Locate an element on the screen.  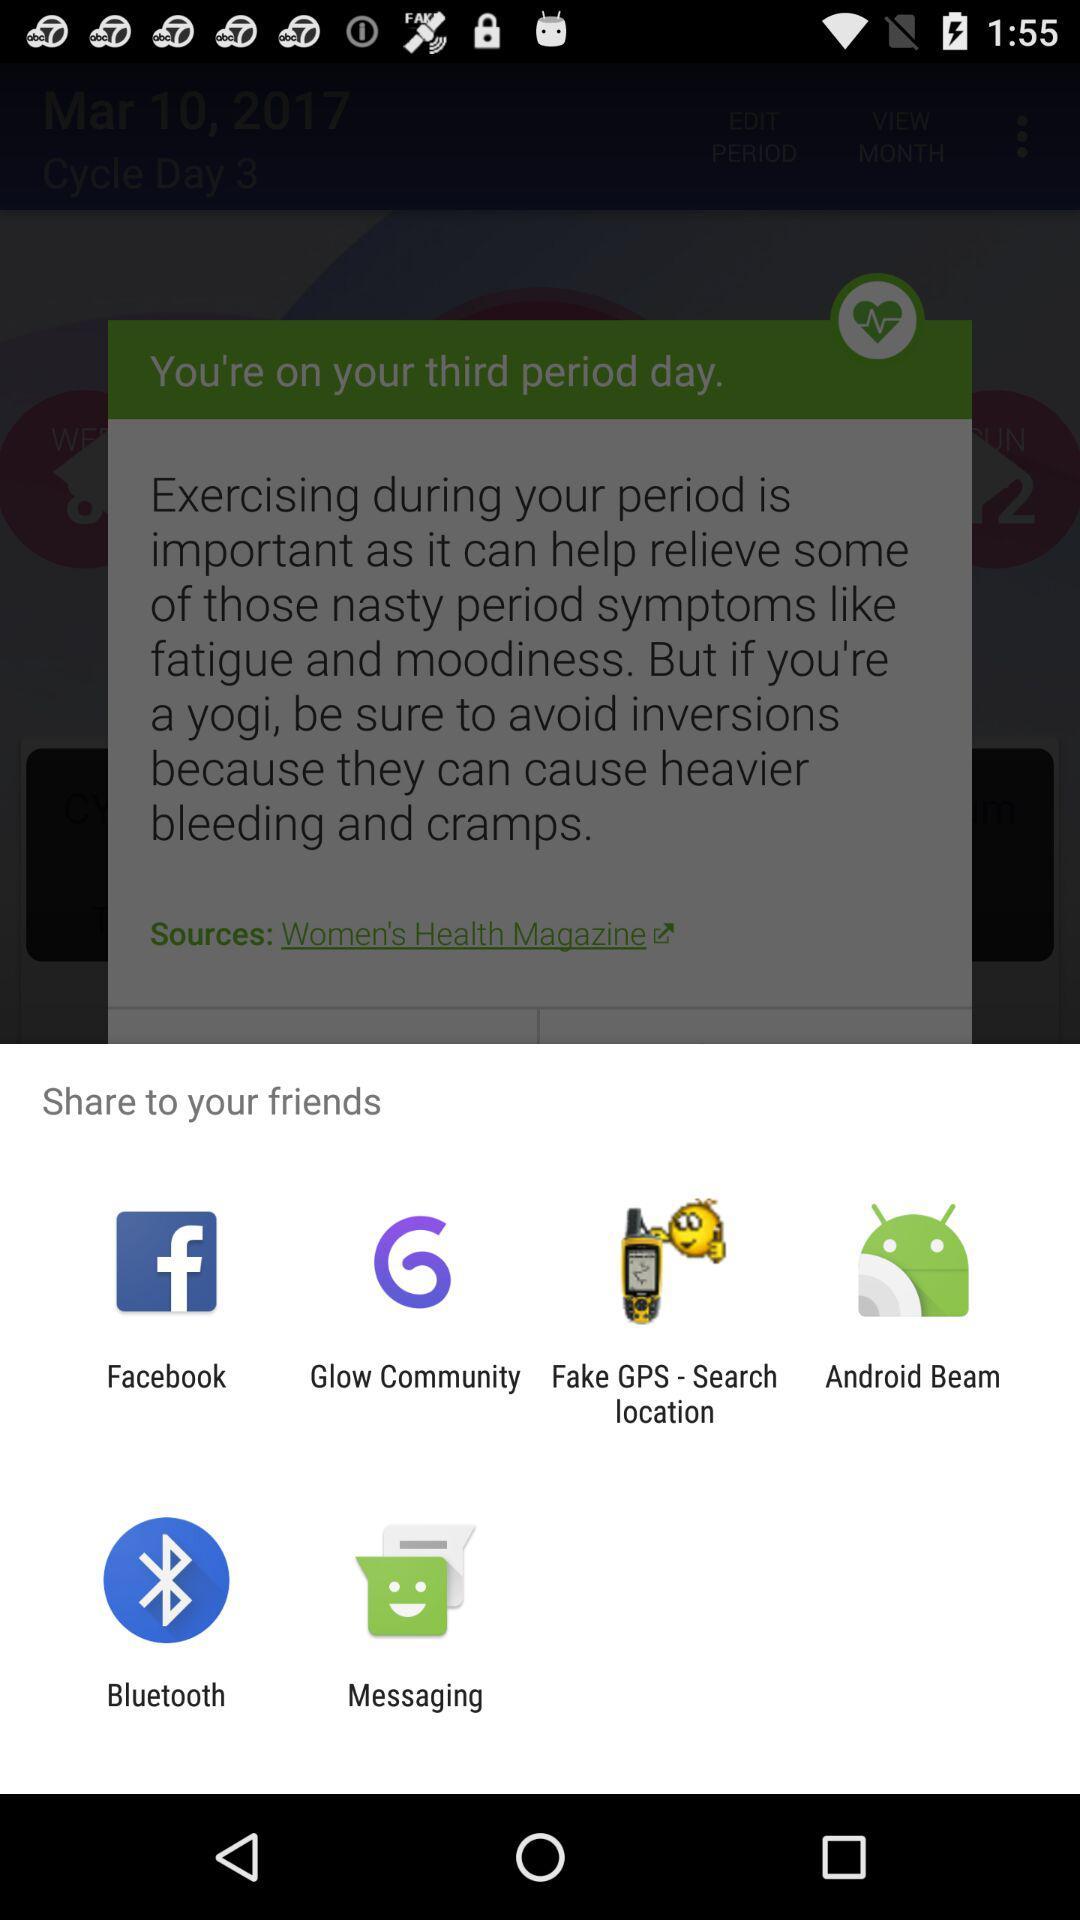
item to the left of android beam icon is located at coordinates (664, 1392).